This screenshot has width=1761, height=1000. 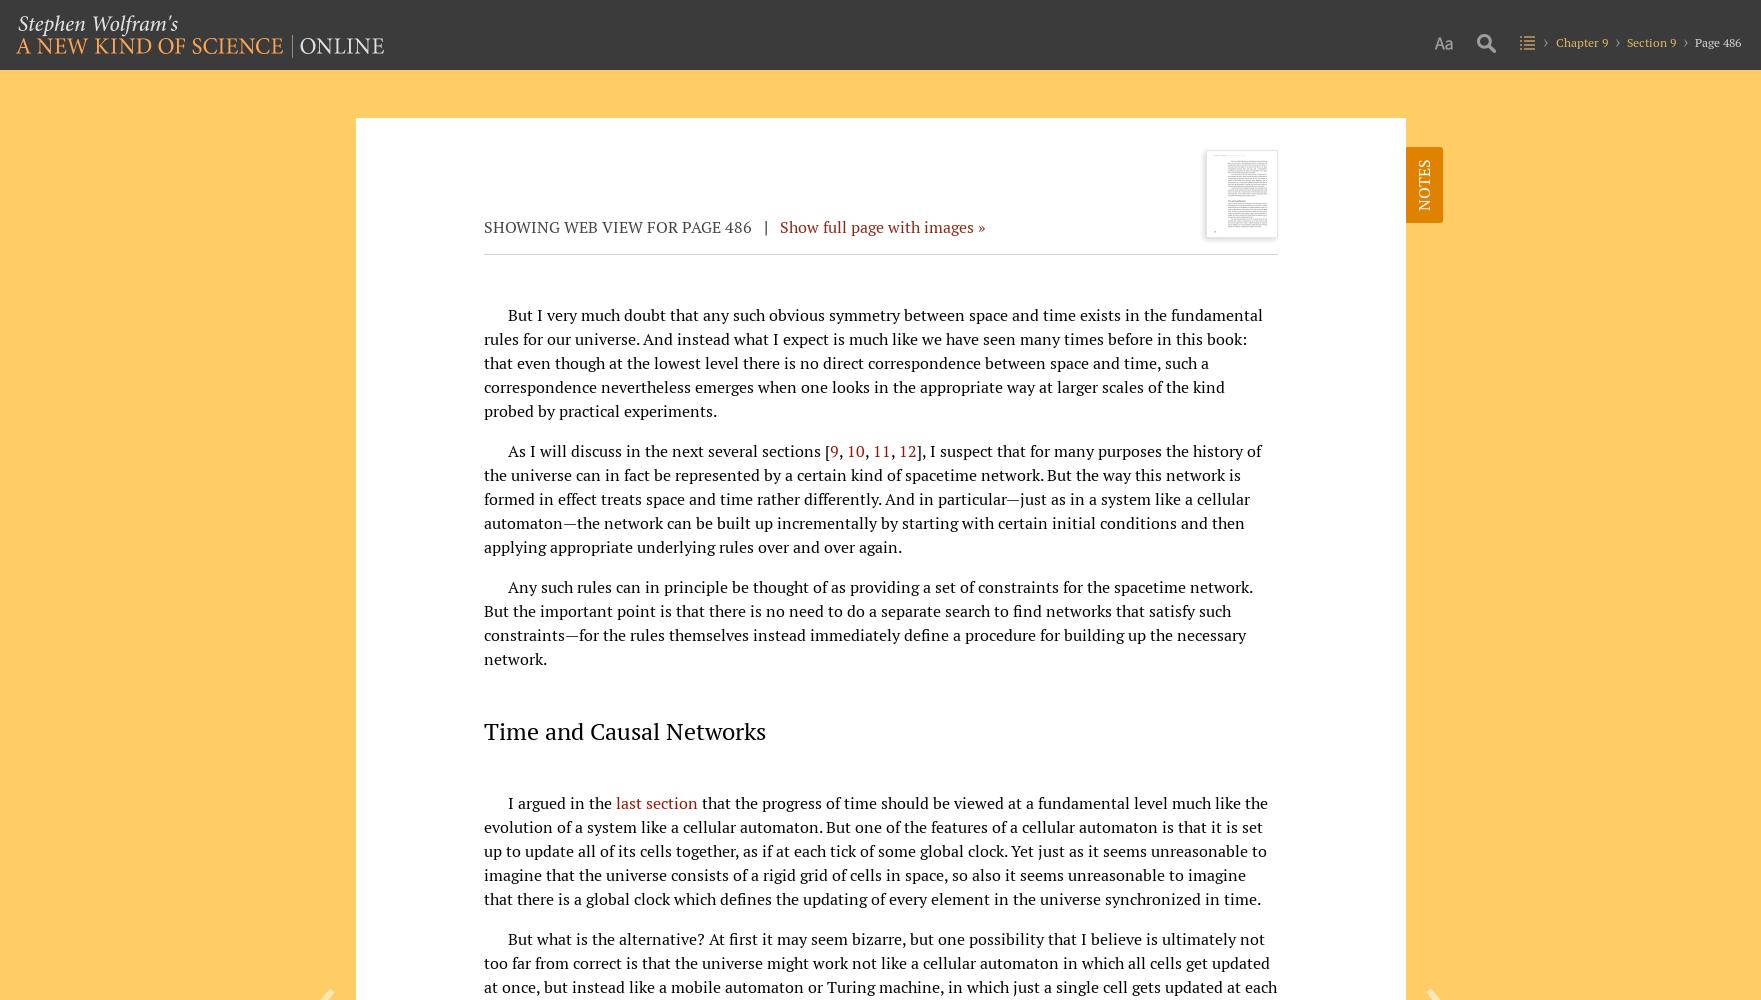 What do you see at coordinates (737, 225) in the screenshot?
I see `'486'` at bounding box center [737, 225].